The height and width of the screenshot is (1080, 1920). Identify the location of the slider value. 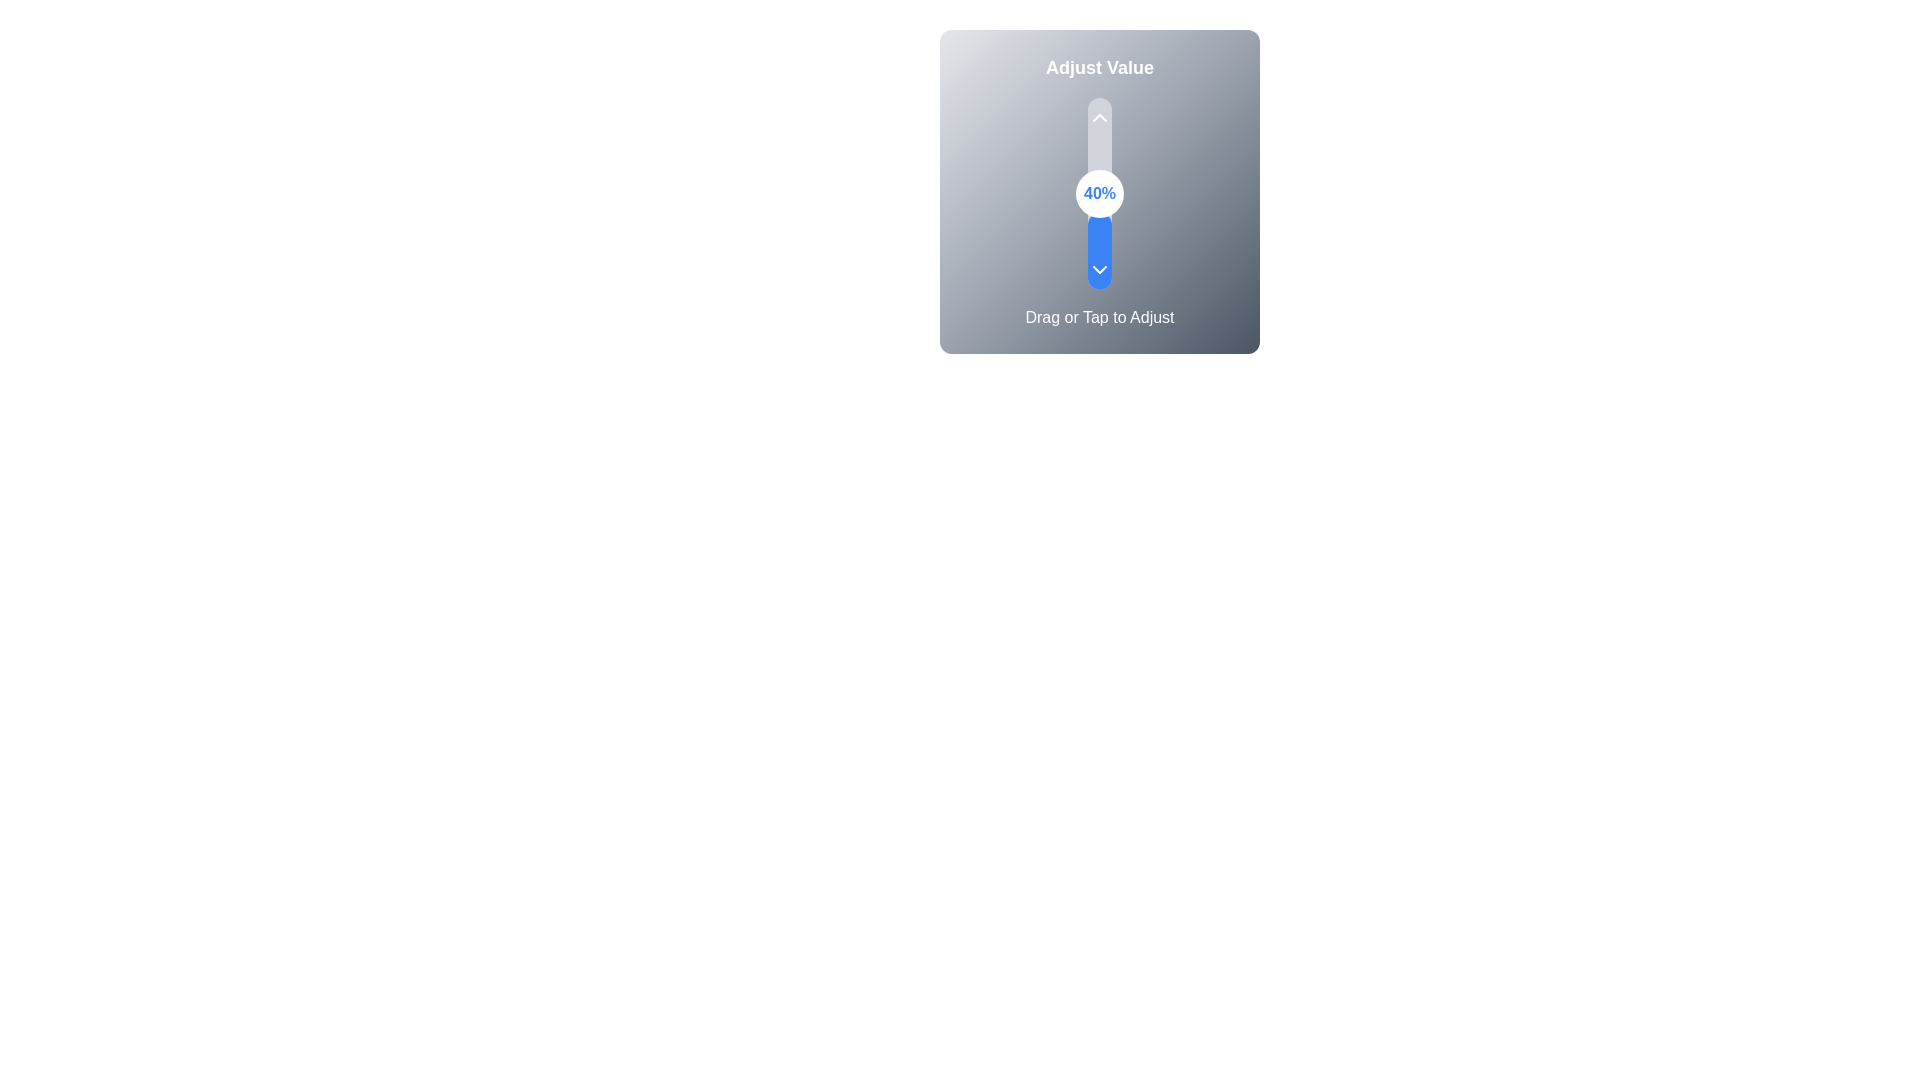
(1098, 186).